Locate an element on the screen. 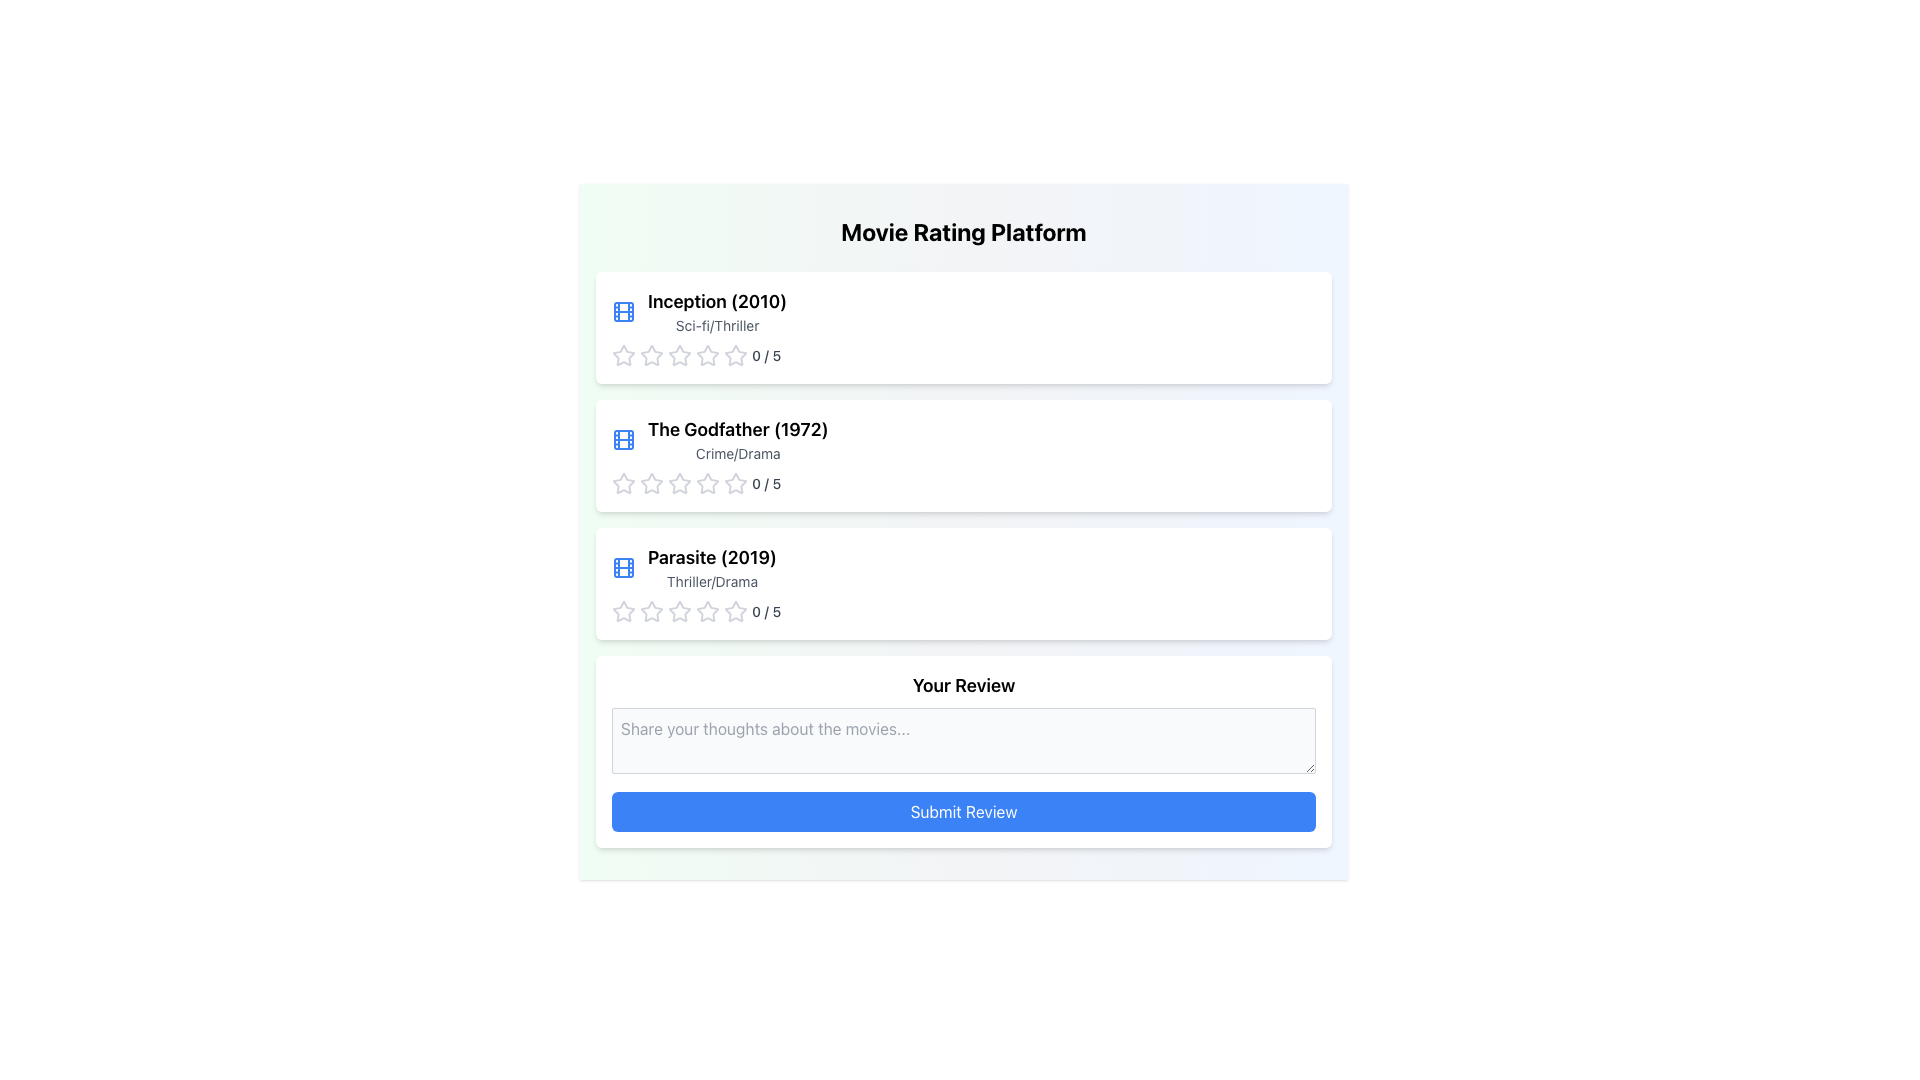 The height and width of the screenshot is (1080, 1920). the second star in the rating section for 'The Godfather (1972)' to rate it is located at coordinates (708, 483).